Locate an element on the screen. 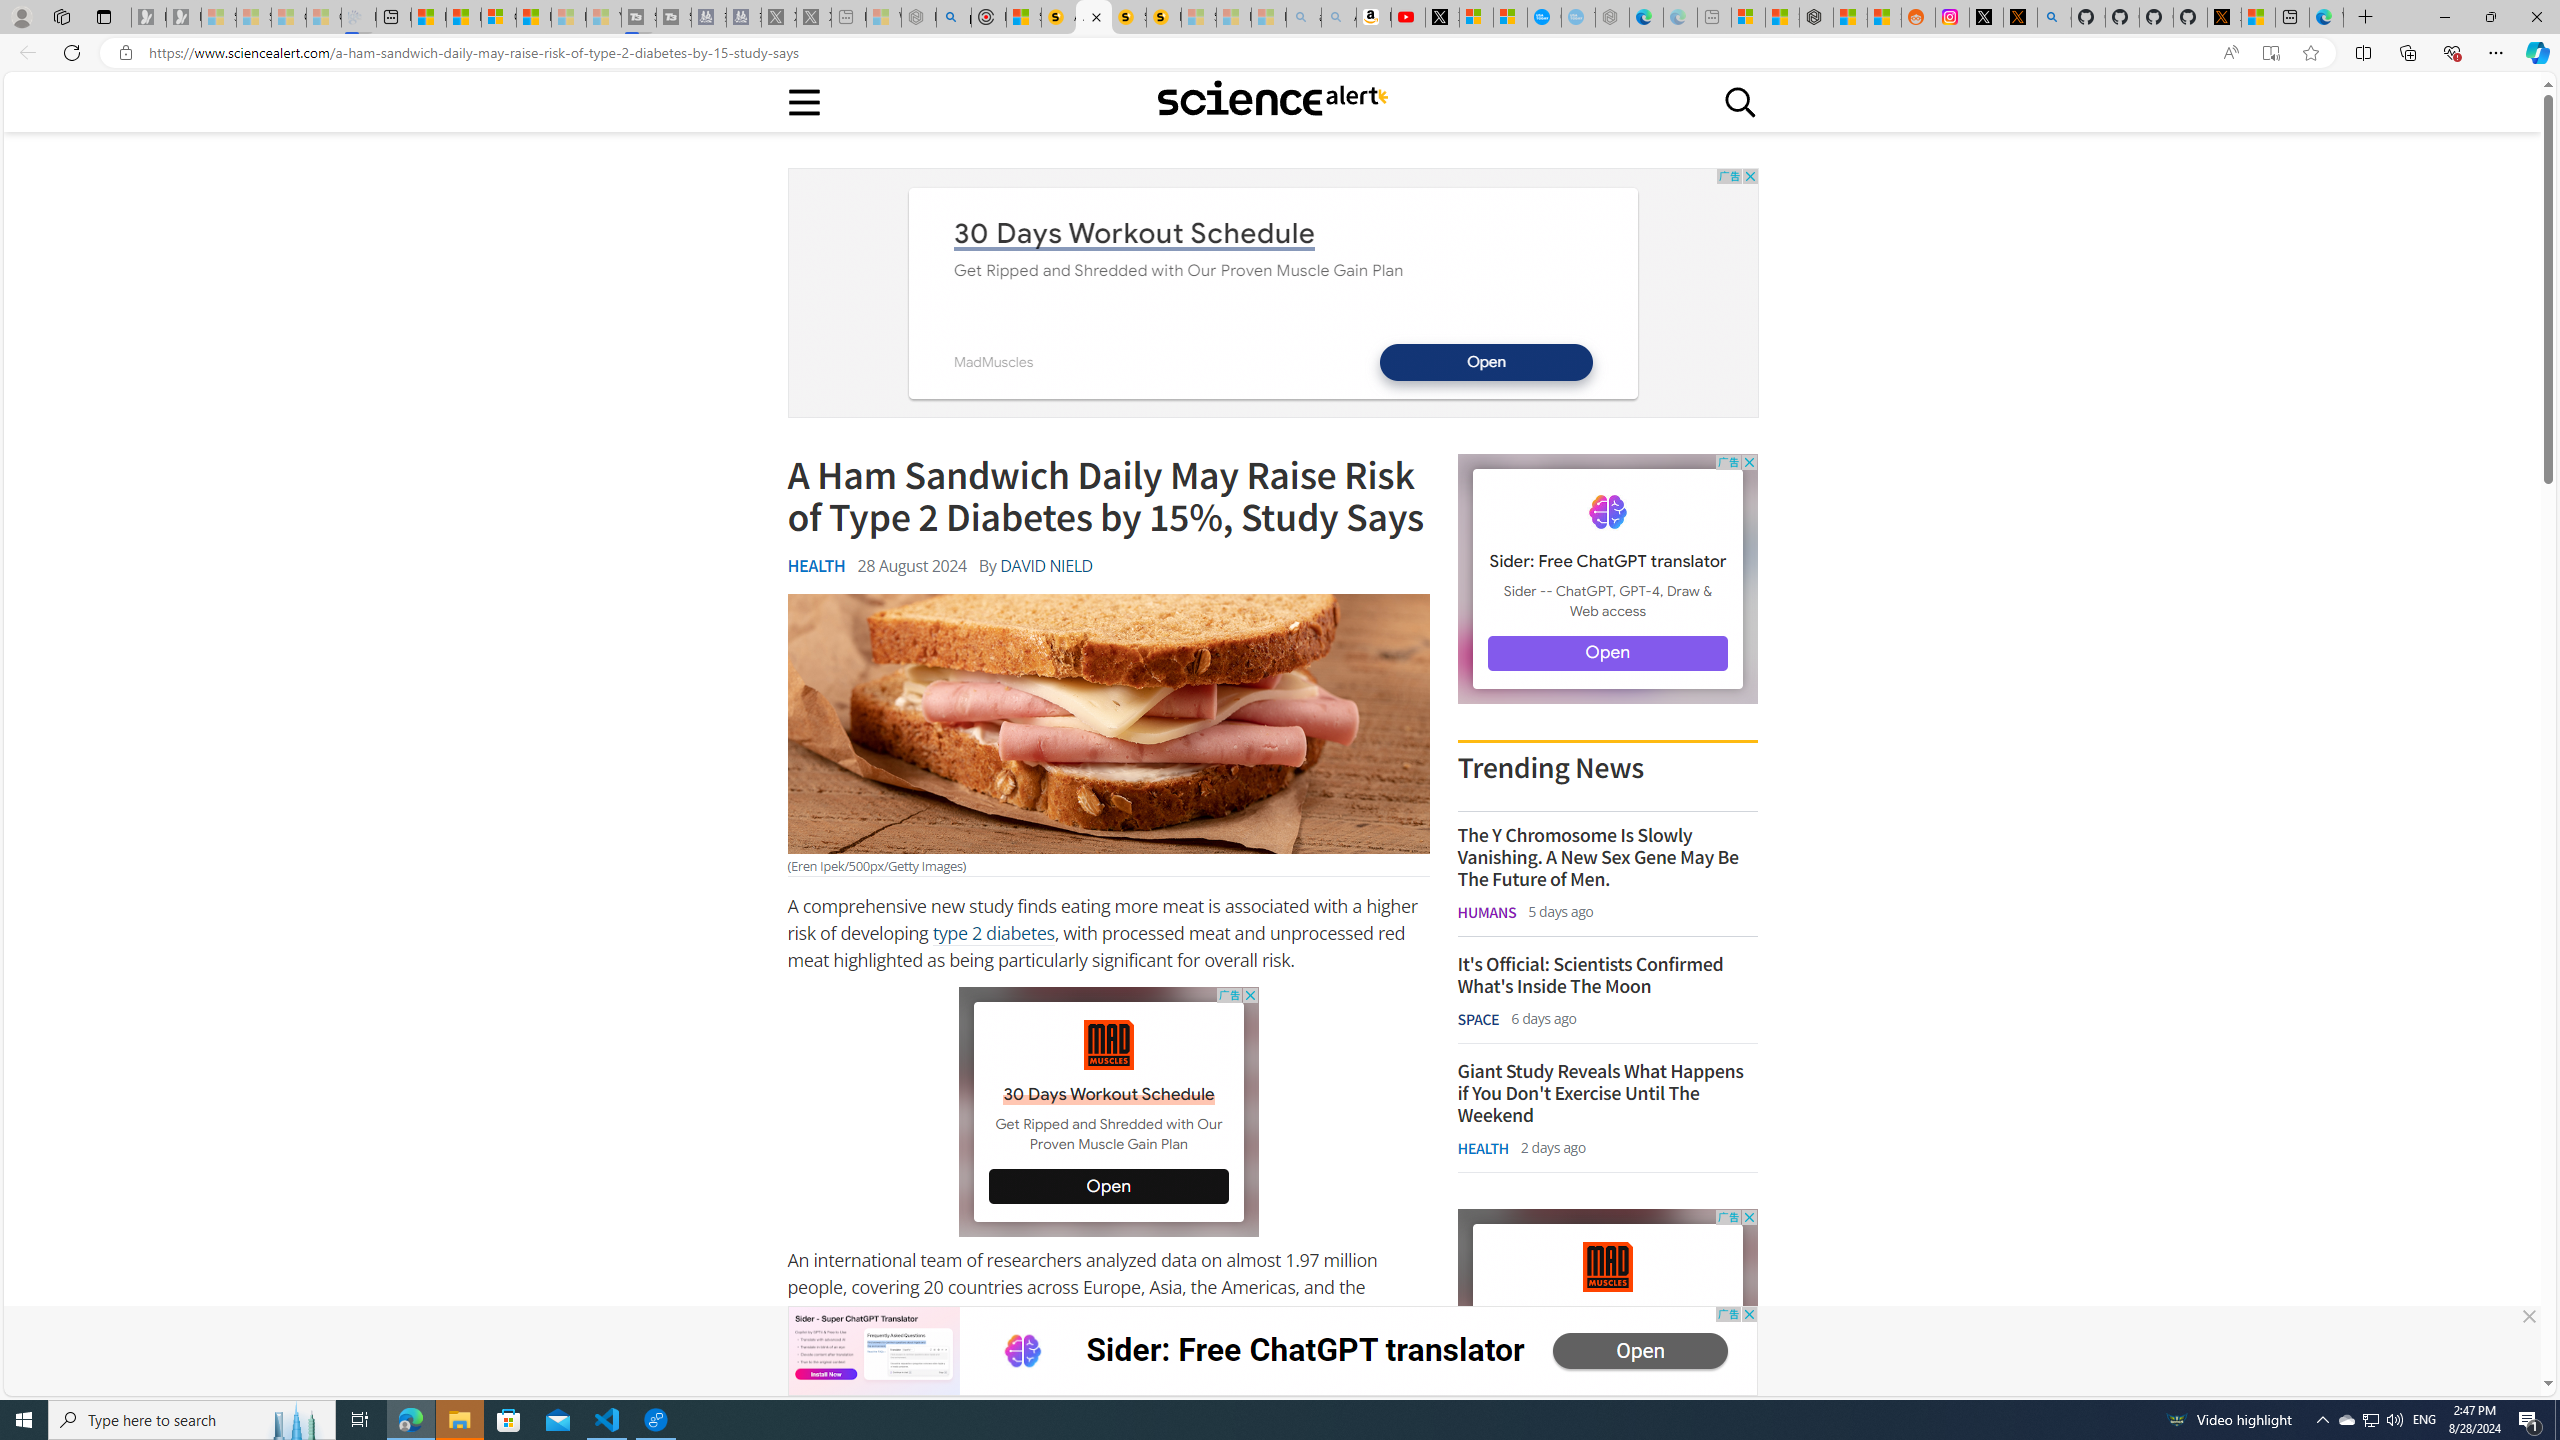 The image size is (2560, 1440). 'X - Sleeping' is located at coordinates (814, 16).